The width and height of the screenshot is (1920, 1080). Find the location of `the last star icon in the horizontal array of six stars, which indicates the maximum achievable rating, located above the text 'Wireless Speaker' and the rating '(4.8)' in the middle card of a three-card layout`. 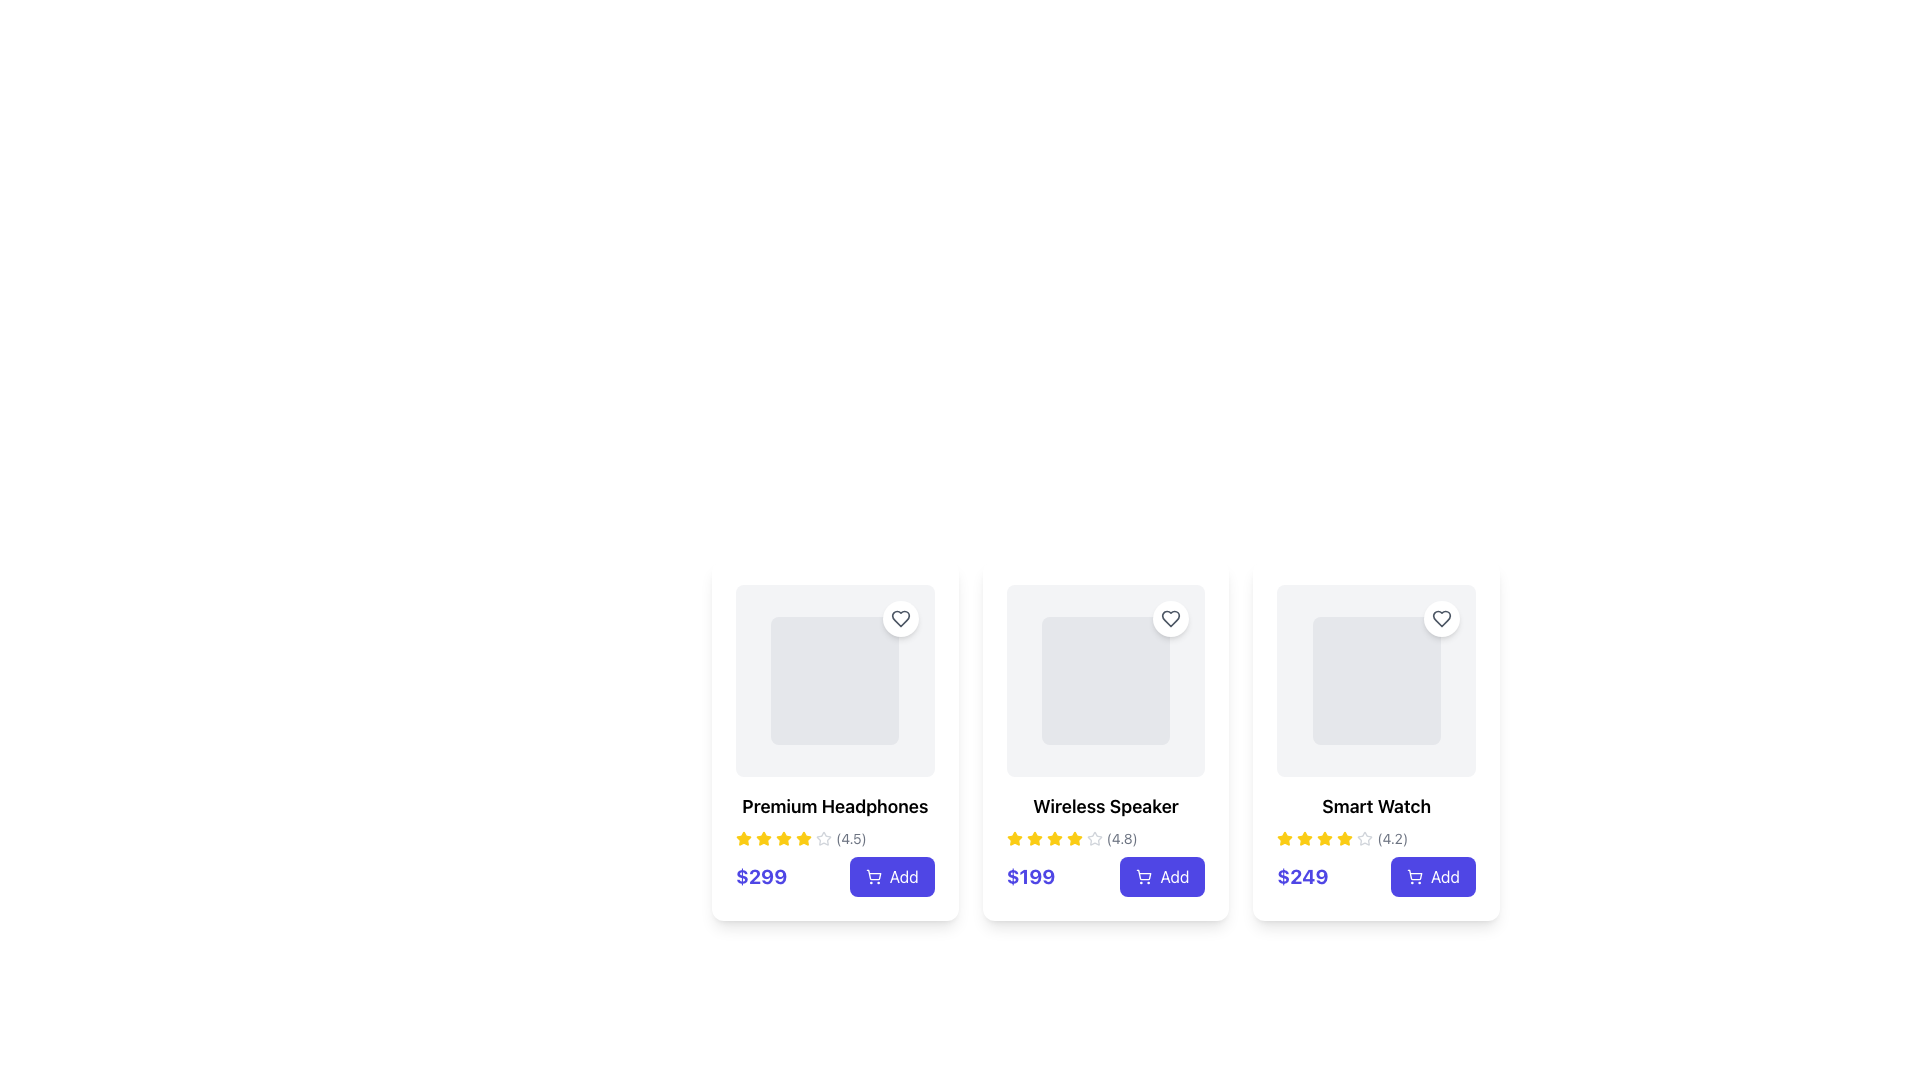

the last star icon in the horizontal array of six stars, which indicates the maximum achievable rating, located above the text 'Wireless Speaker' and the rating '(4.8)' in the middle card of a three-card layout is located at coordinates (1093, 839).